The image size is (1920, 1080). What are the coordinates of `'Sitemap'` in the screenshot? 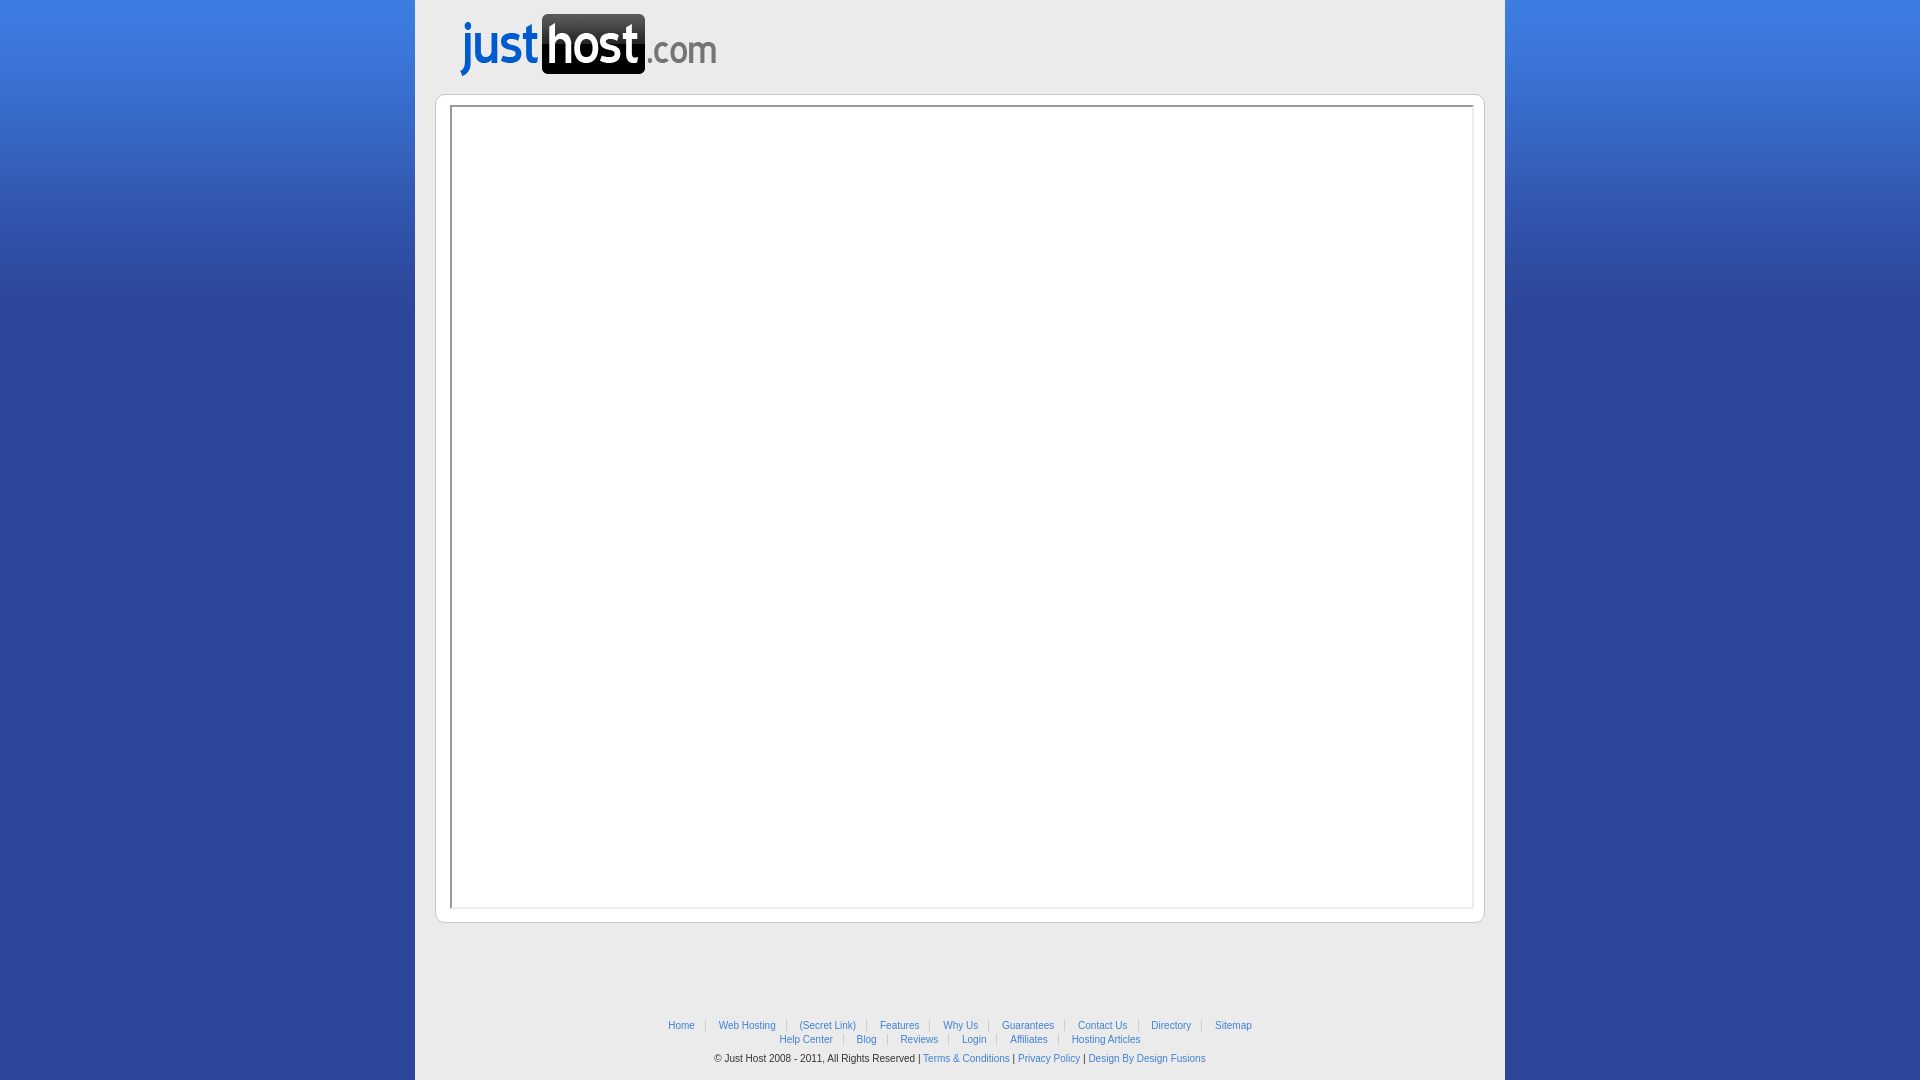 It's located at (1213, 1025).